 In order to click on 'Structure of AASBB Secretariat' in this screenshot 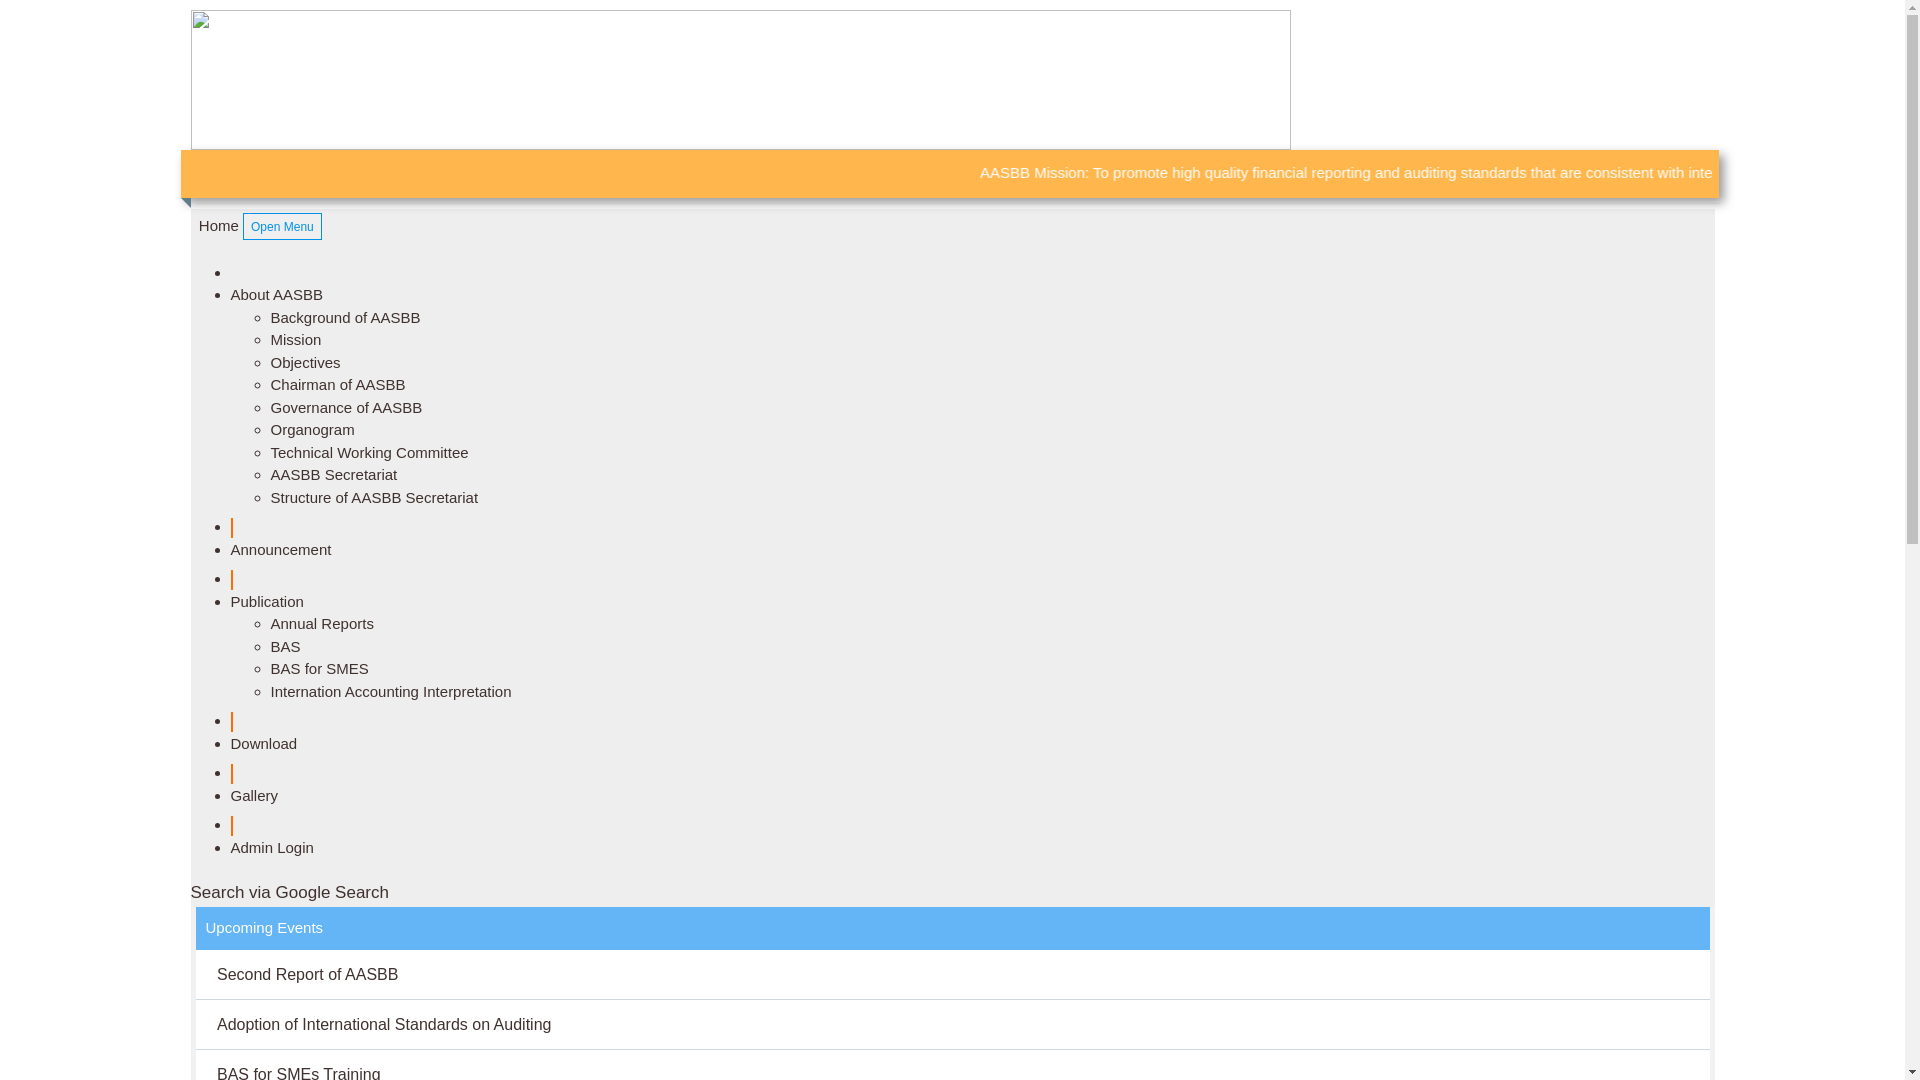, I will do `click(374, 495)`.